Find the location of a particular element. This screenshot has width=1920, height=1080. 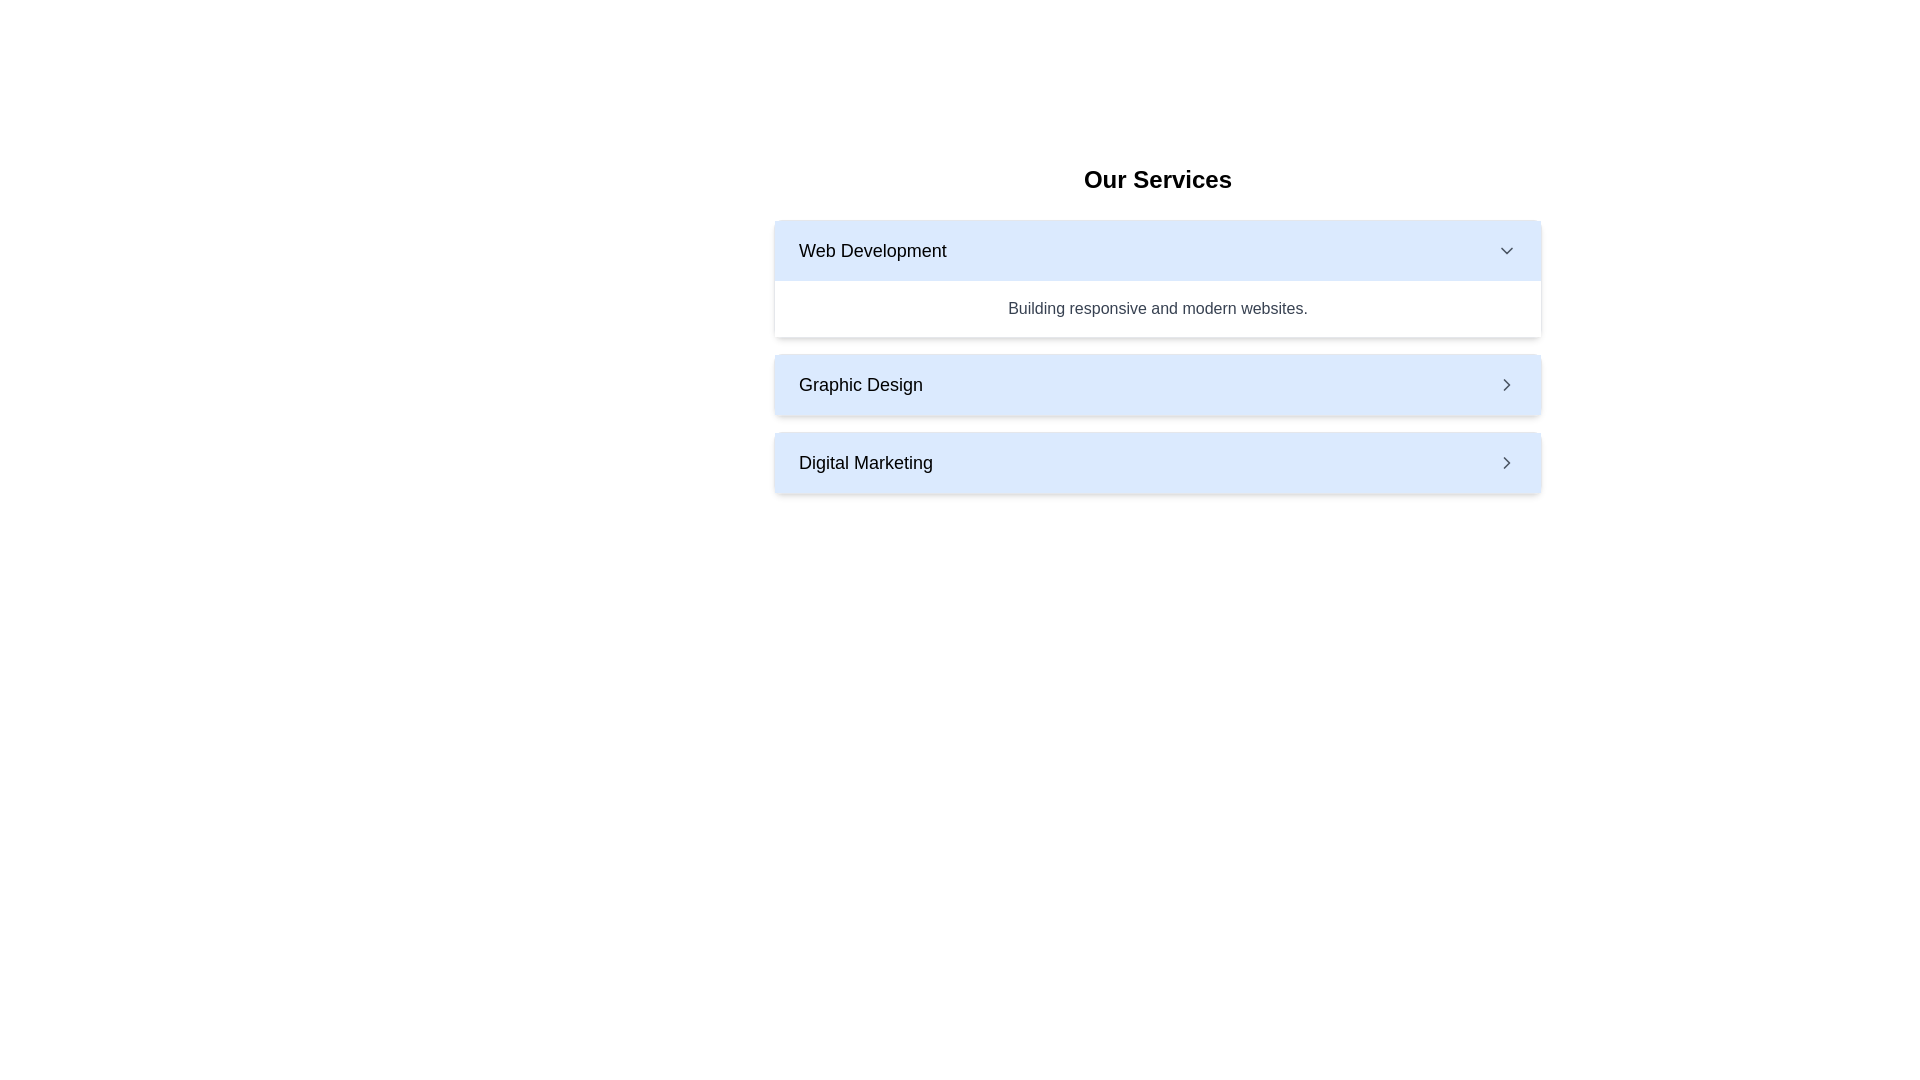

the chevron icon located at the far-right side of the 'Web Development' section is located at coordinates (1507, 249).